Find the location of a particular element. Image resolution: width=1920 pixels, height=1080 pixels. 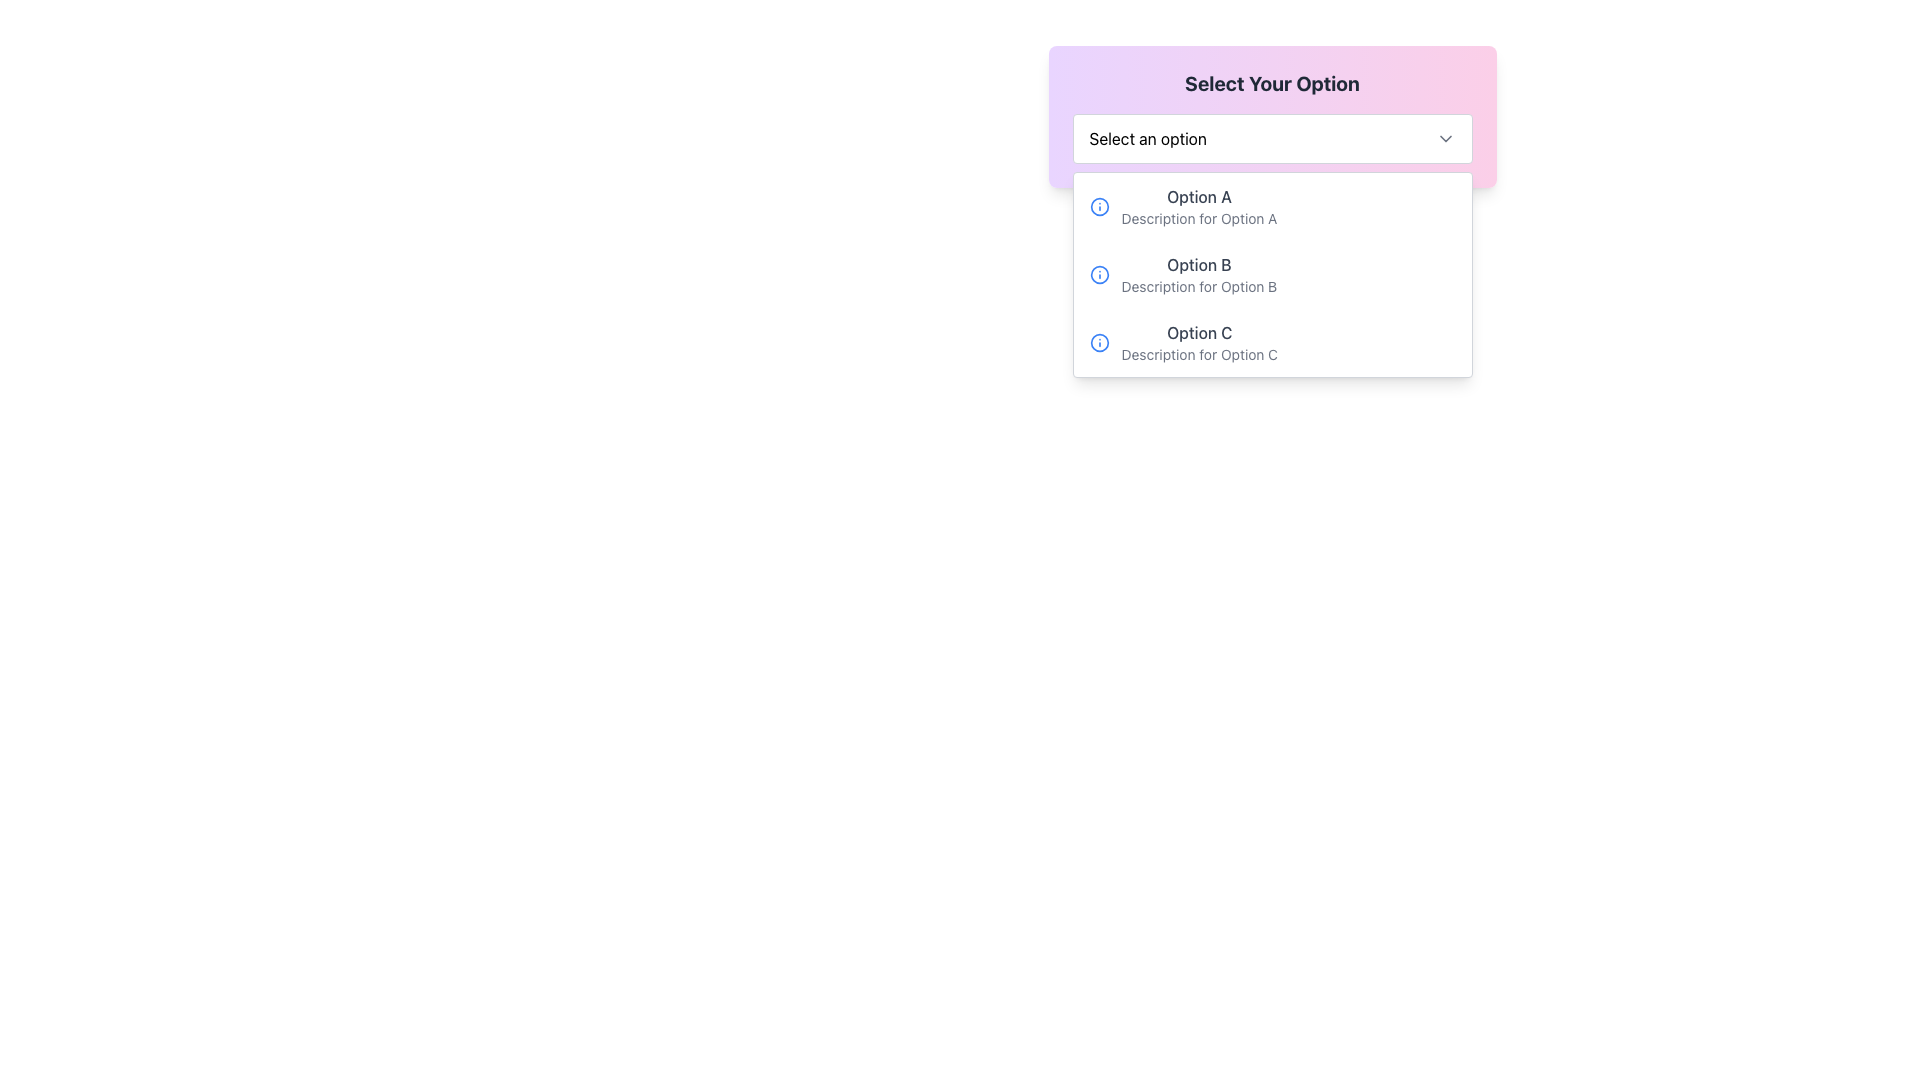

the second selectable list item, which features a bold heading 'Option B' and a descriptive subtitle 'Description for Option B' is located at coordinates (1199, 274).